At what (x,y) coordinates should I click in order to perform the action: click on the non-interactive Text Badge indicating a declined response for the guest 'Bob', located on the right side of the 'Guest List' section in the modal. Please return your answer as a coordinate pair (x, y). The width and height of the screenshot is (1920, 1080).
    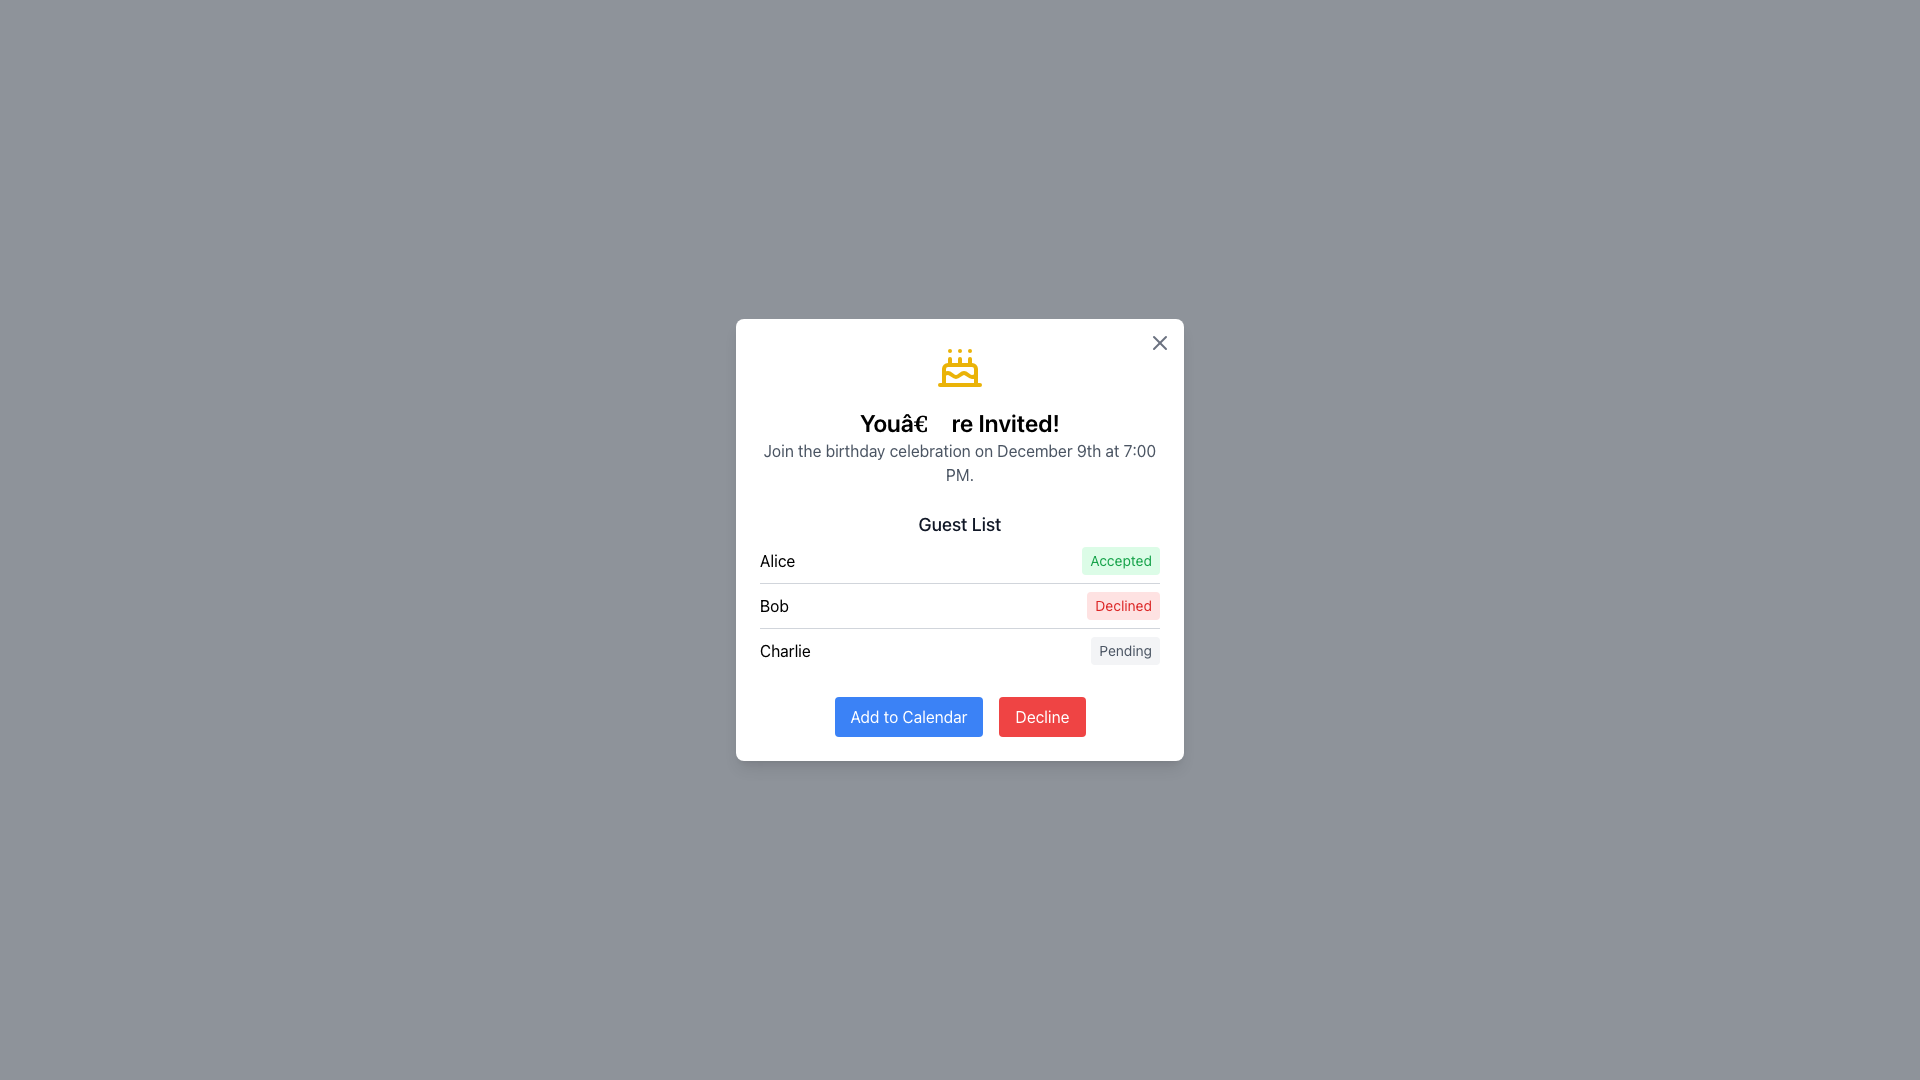
    Looking at the image, I should click on (1123, 604).